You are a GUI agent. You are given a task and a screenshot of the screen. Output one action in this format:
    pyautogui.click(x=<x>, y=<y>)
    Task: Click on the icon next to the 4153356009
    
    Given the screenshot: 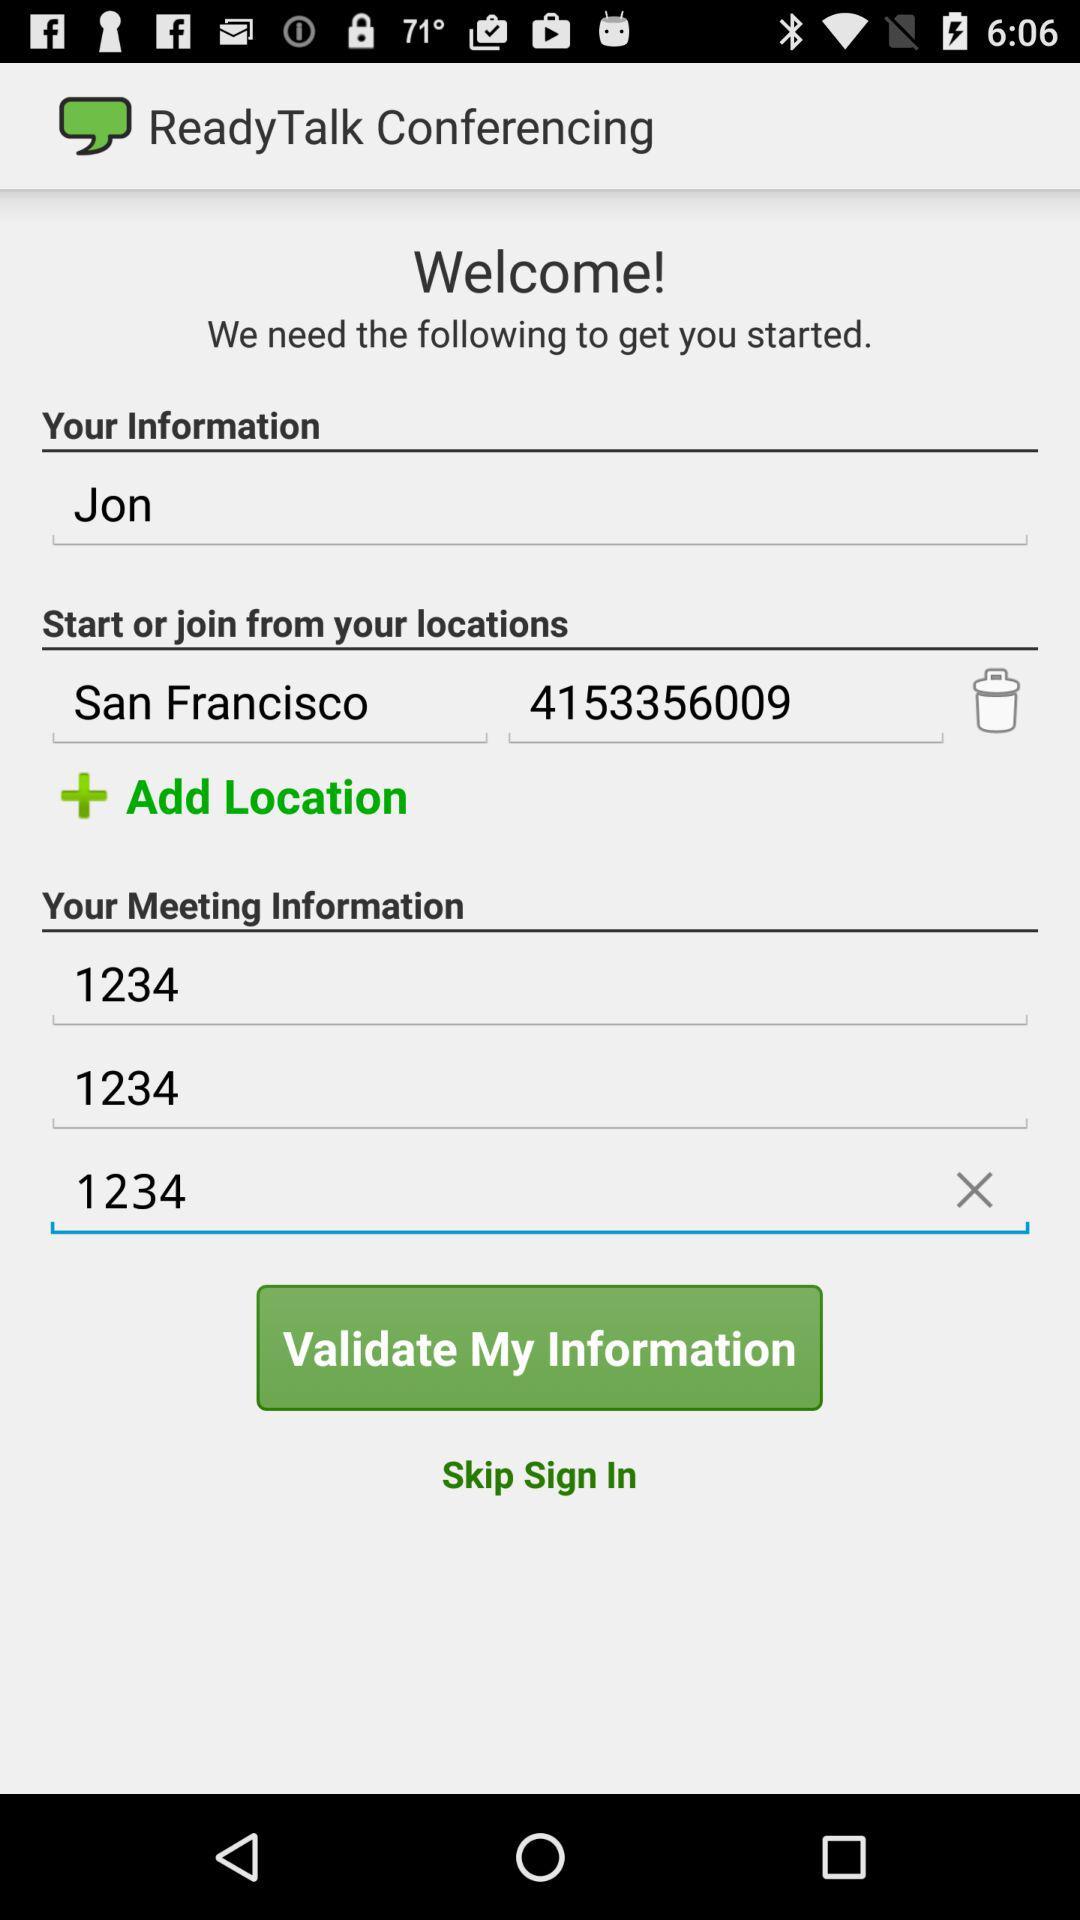 What is the action you would take?
    pyautogui.click(x=995, y=701)
    